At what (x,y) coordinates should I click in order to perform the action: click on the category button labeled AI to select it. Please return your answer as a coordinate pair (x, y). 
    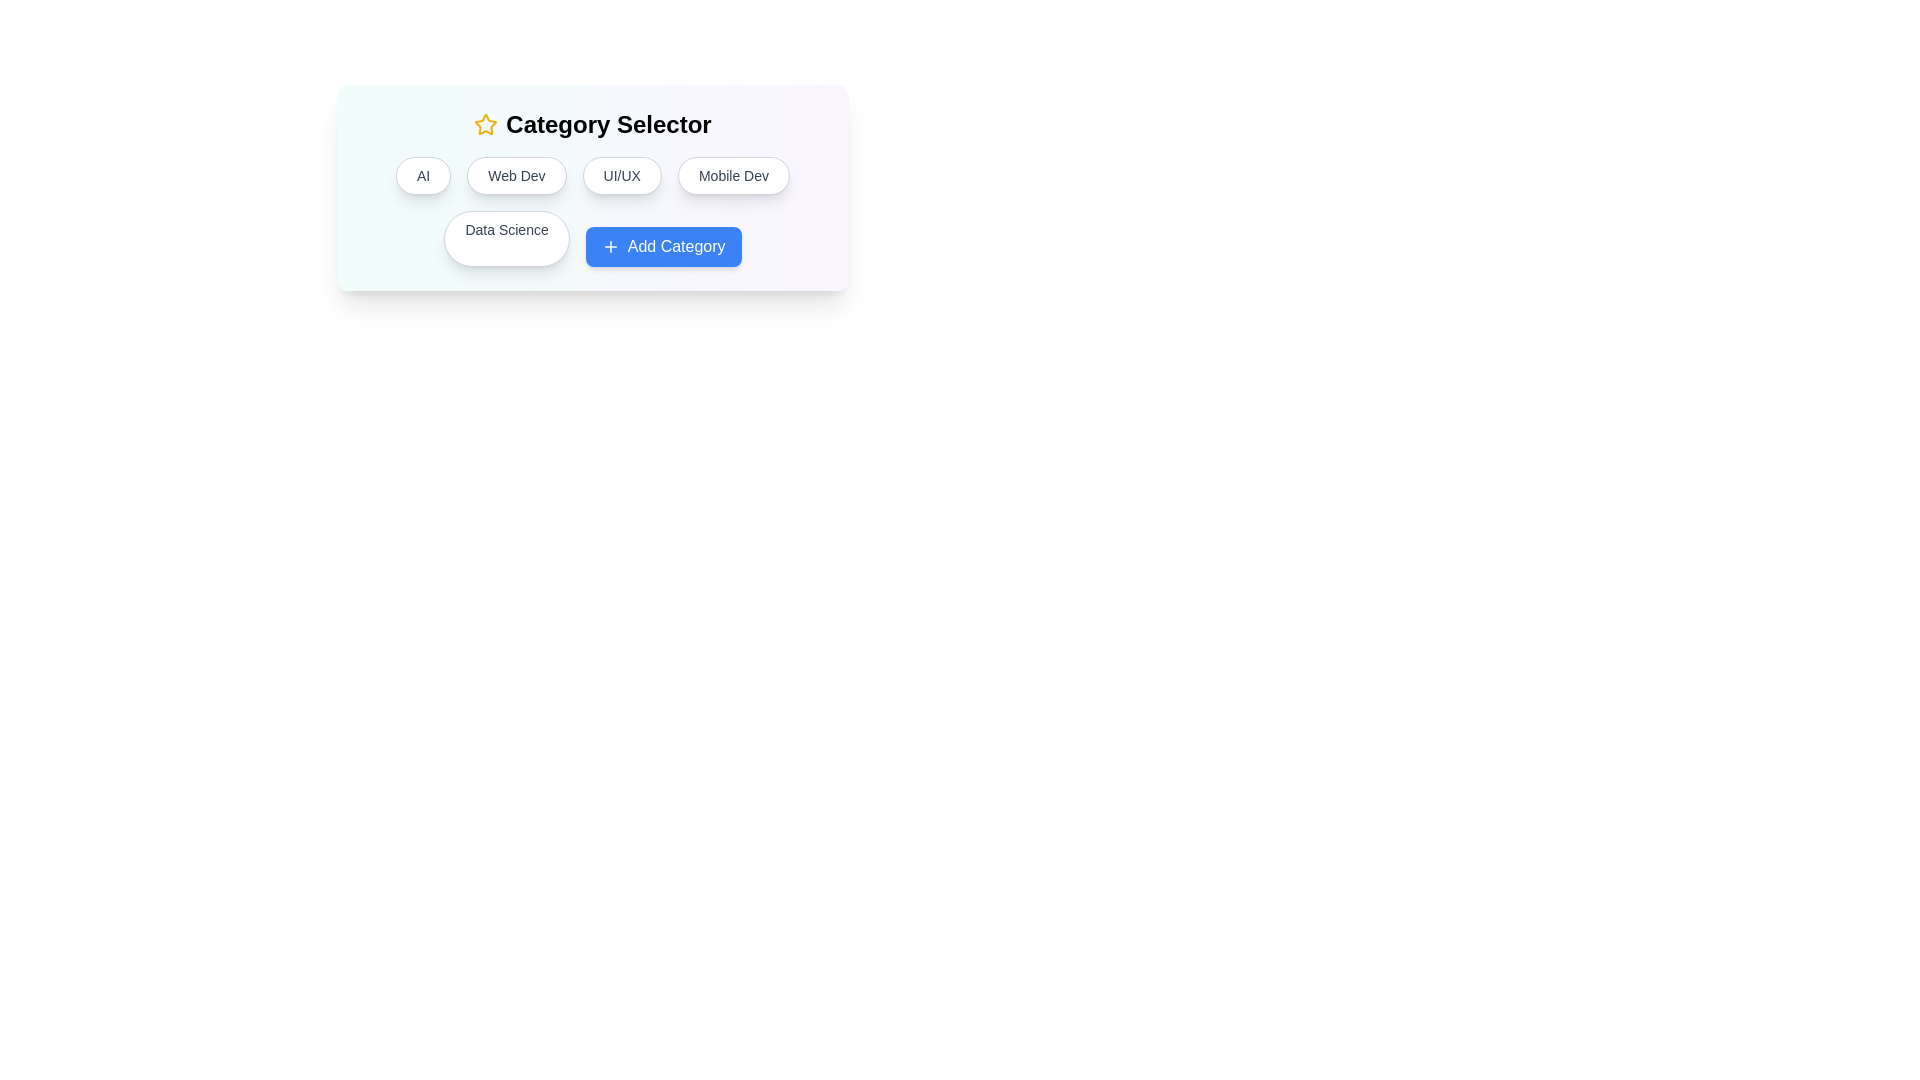
    Looking at the image, I should click on (422, 175).